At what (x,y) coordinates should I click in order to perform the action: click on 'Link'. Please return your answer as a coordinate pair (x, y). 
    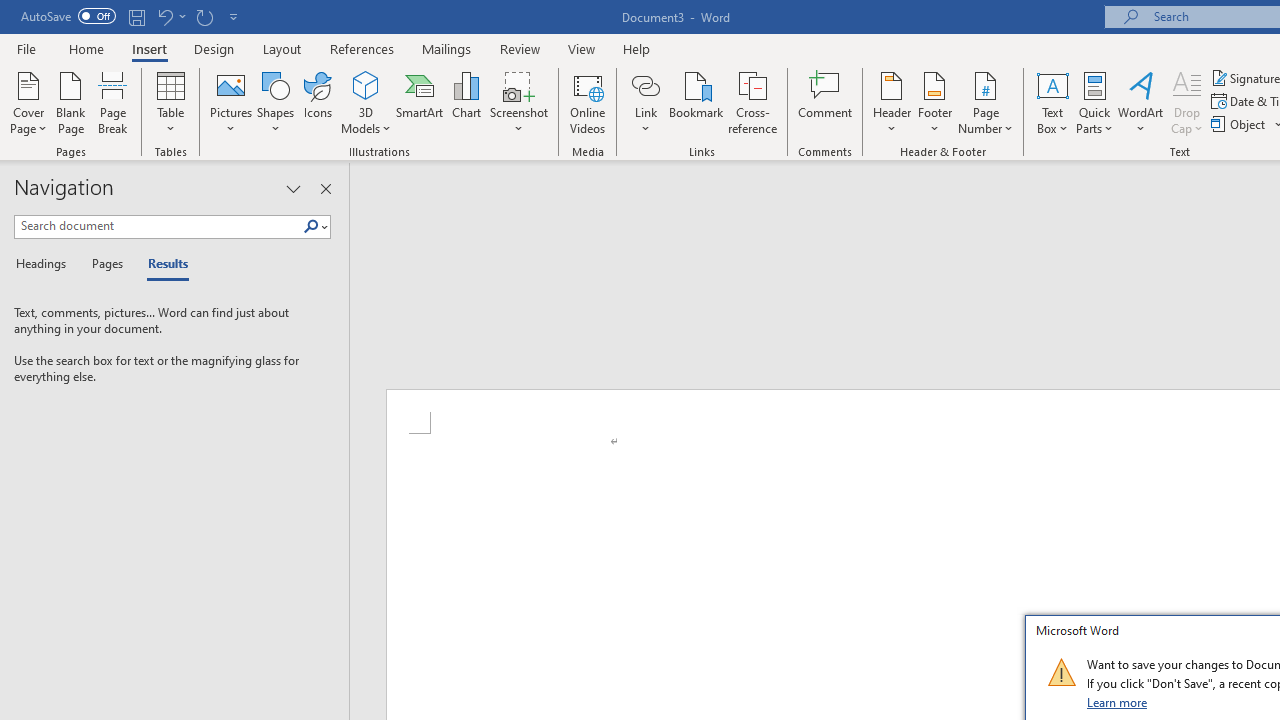
    Looking at the image, I should click on (645, 103).